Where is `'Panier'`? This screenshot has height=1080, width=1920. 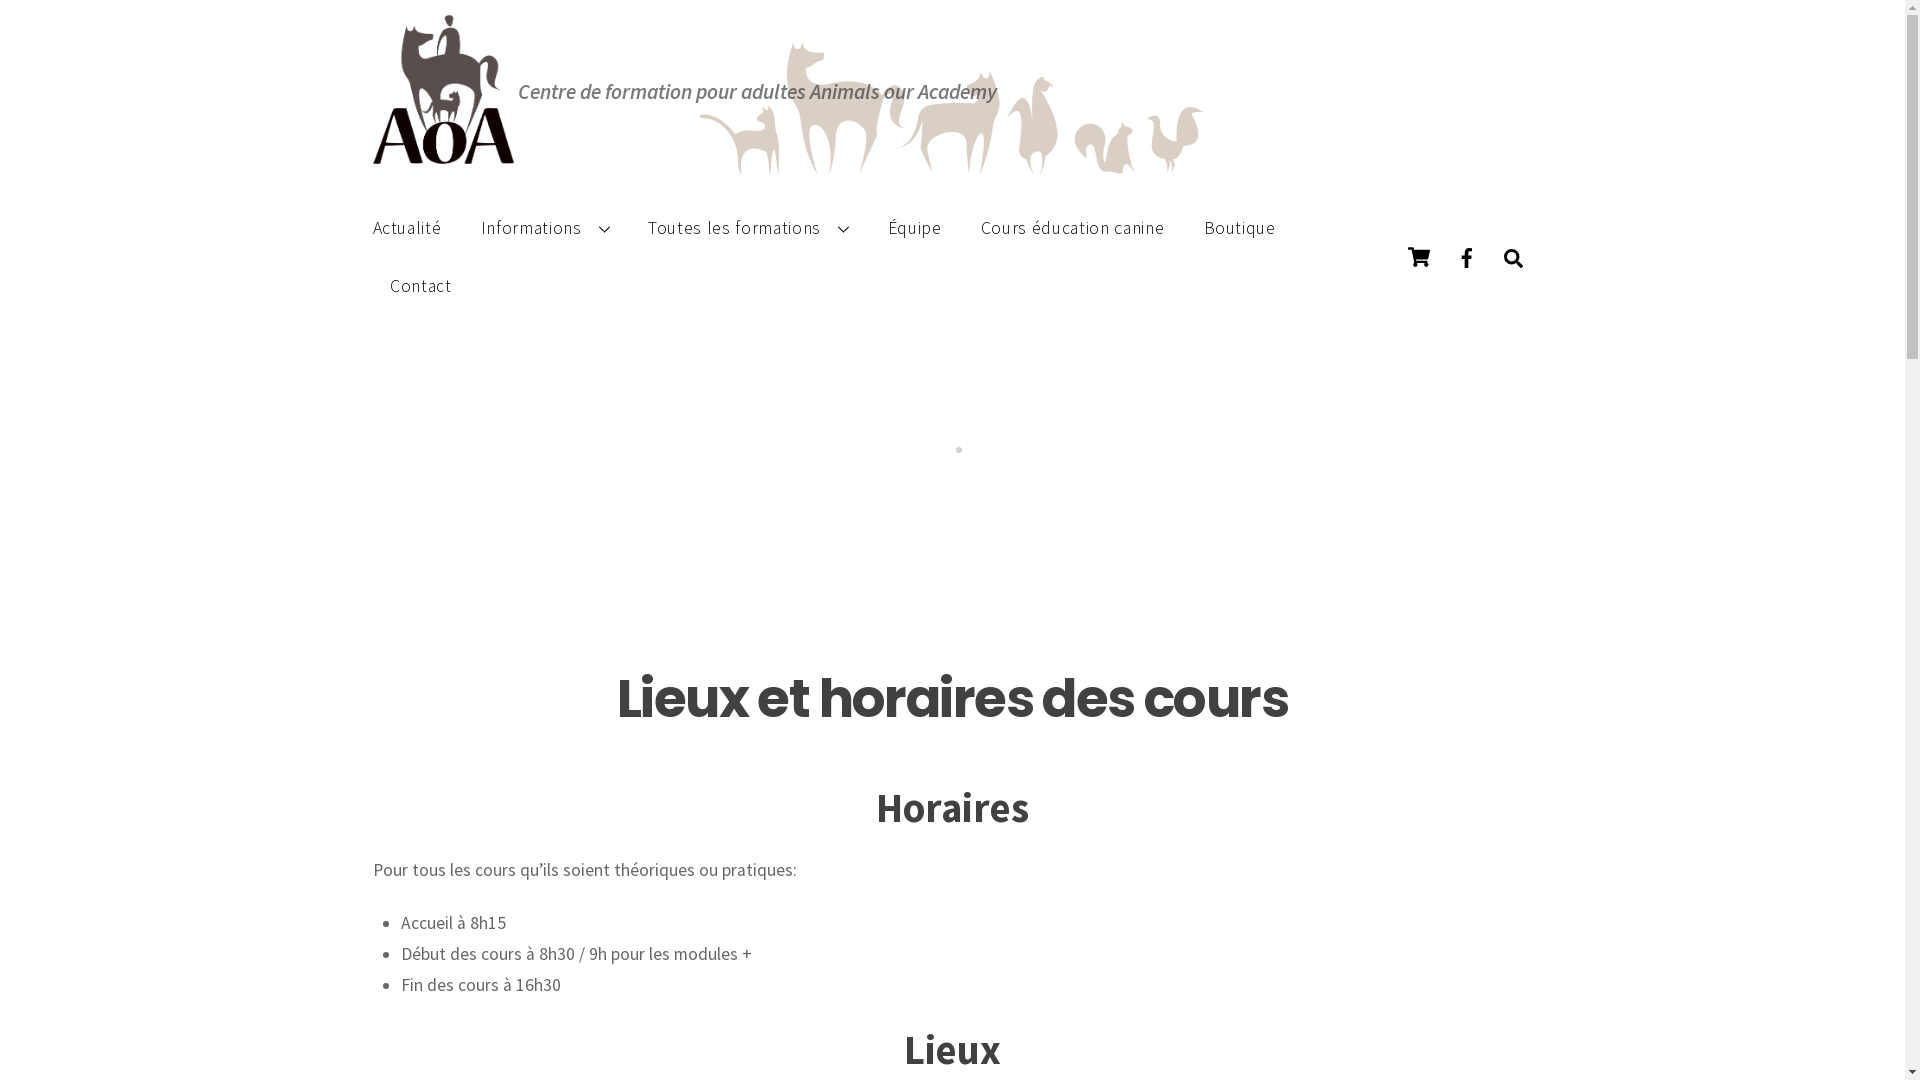 'Panier' is located at coordinates (1416, 256).